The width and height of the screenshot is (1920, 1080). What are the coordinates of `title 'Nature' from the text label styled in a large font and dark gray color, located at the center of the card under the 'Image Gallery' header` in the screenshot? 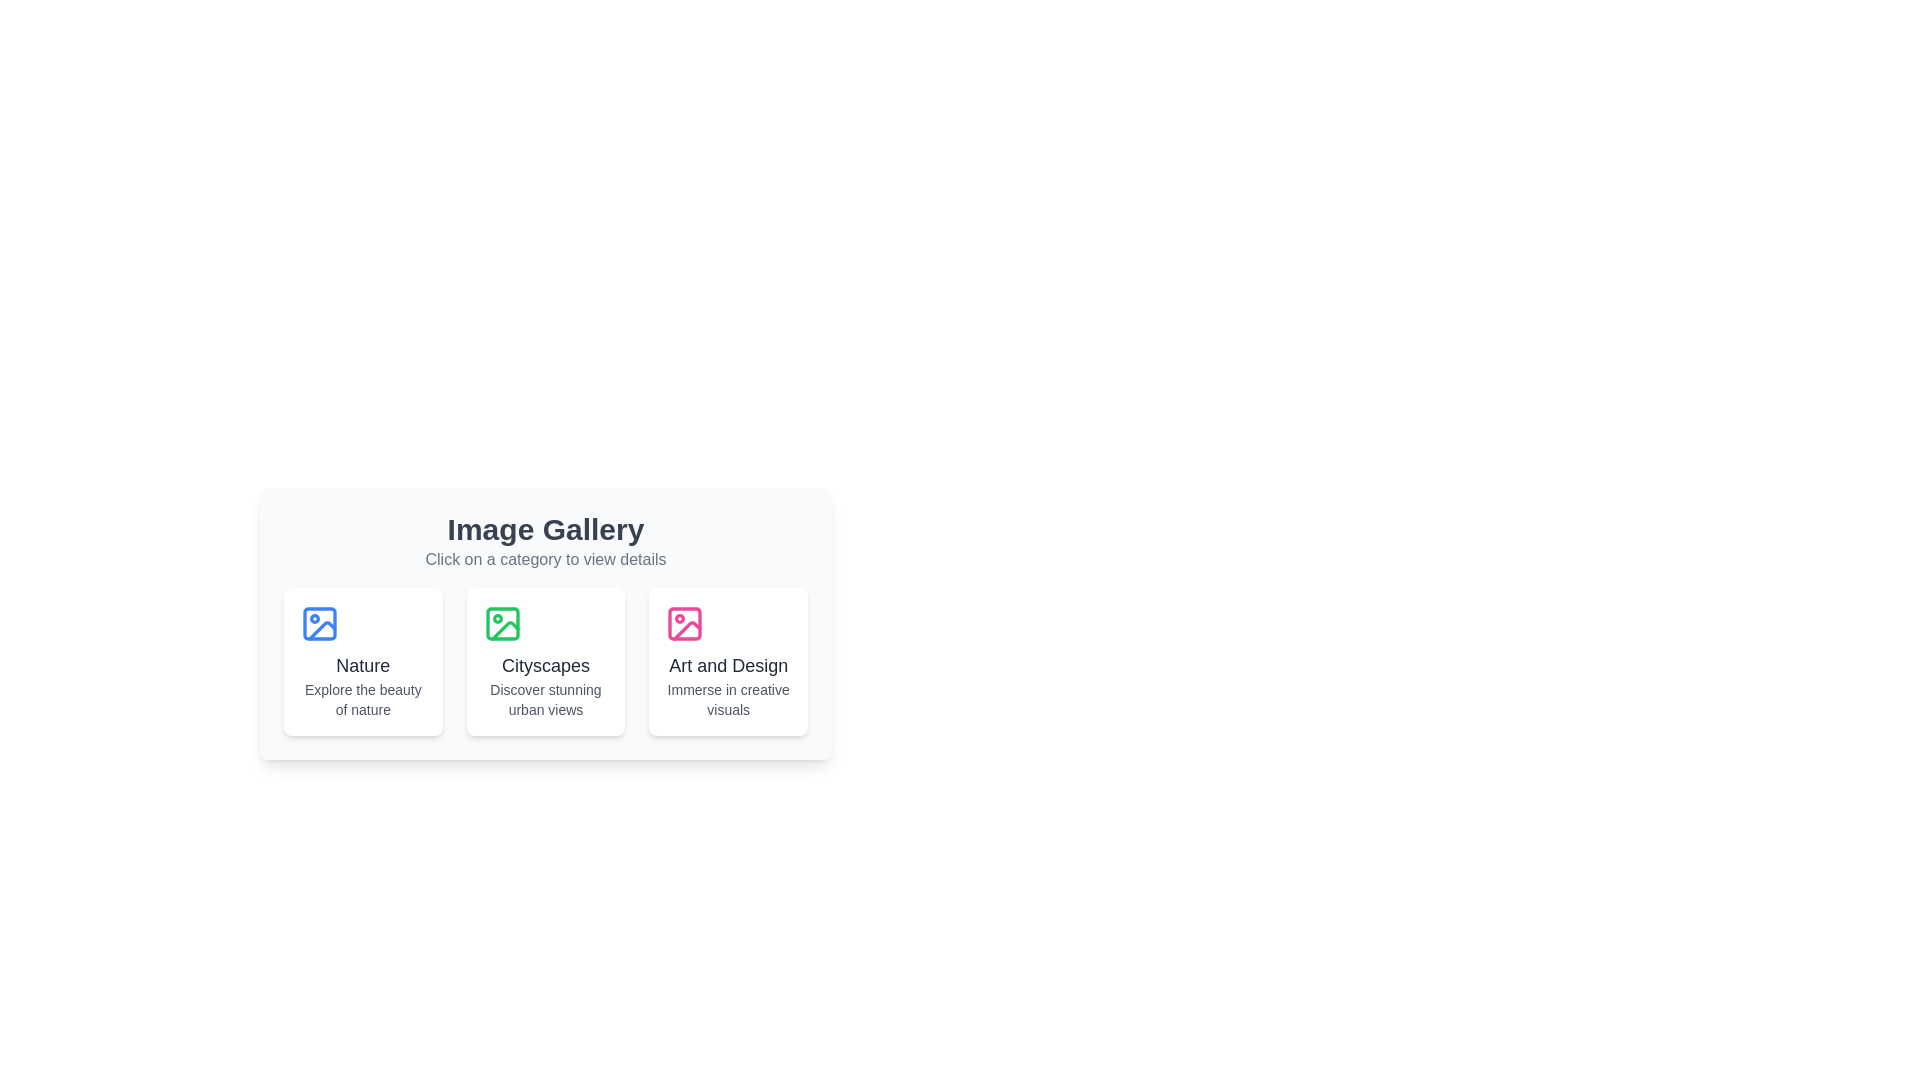 It's located at (363, 666).